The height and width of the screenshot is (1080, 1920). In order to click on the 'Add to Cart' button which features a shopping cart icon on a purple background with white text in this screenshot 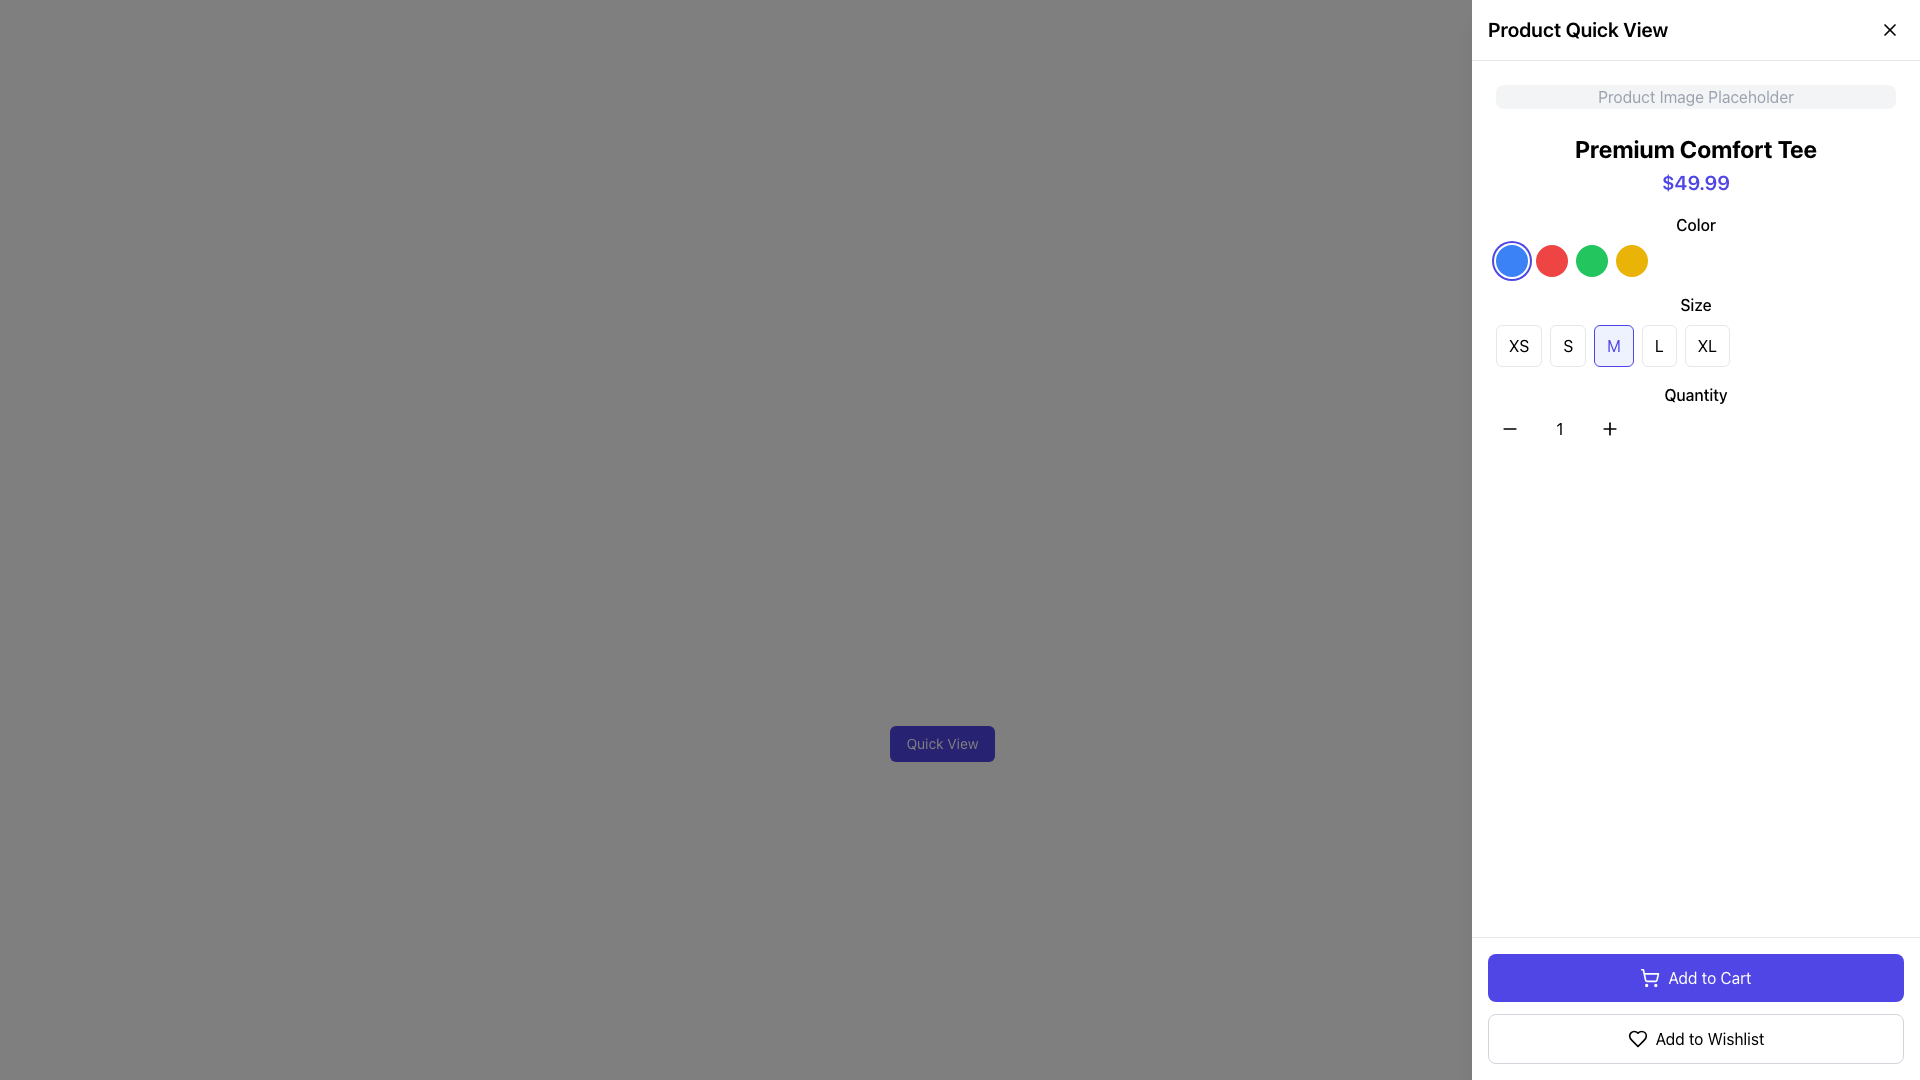, I will do `click(1650, 974)`.